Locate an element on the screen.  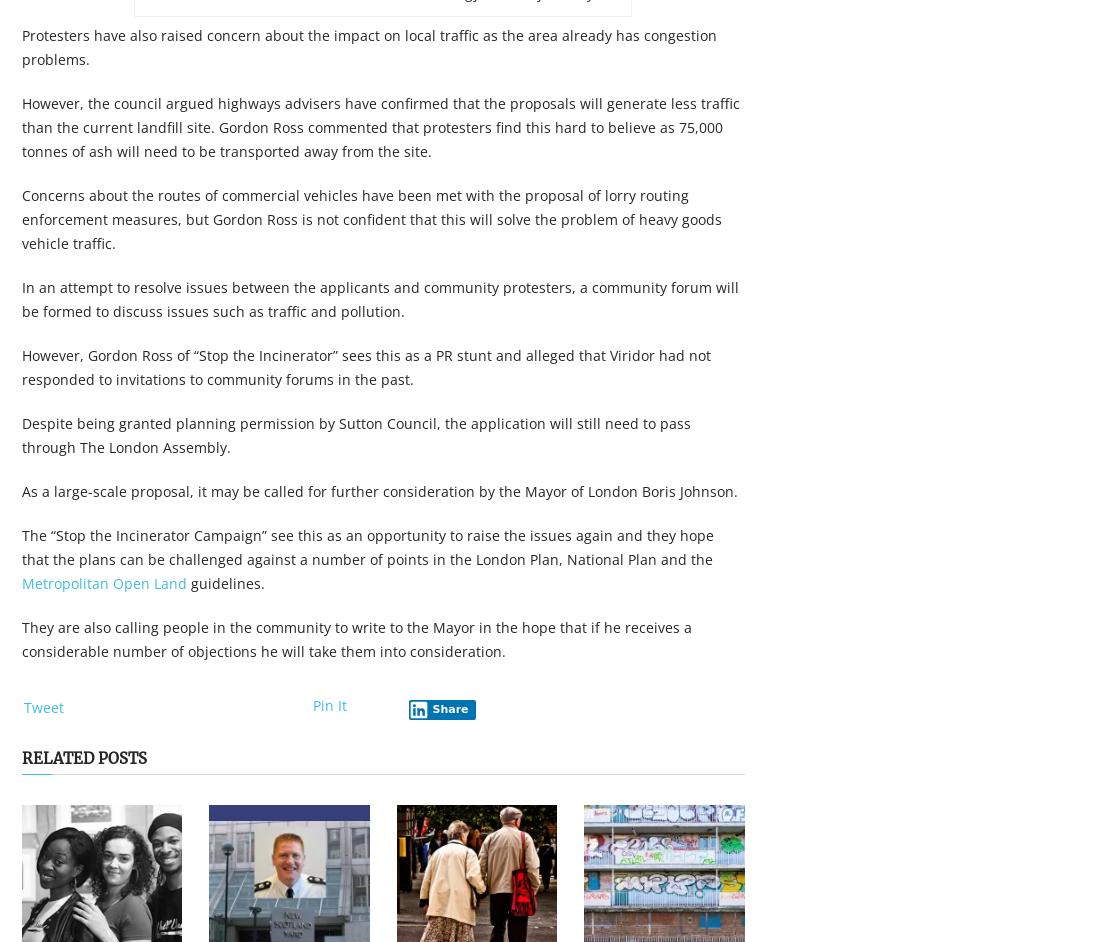
'Share' is located at coordinates (449, 708).